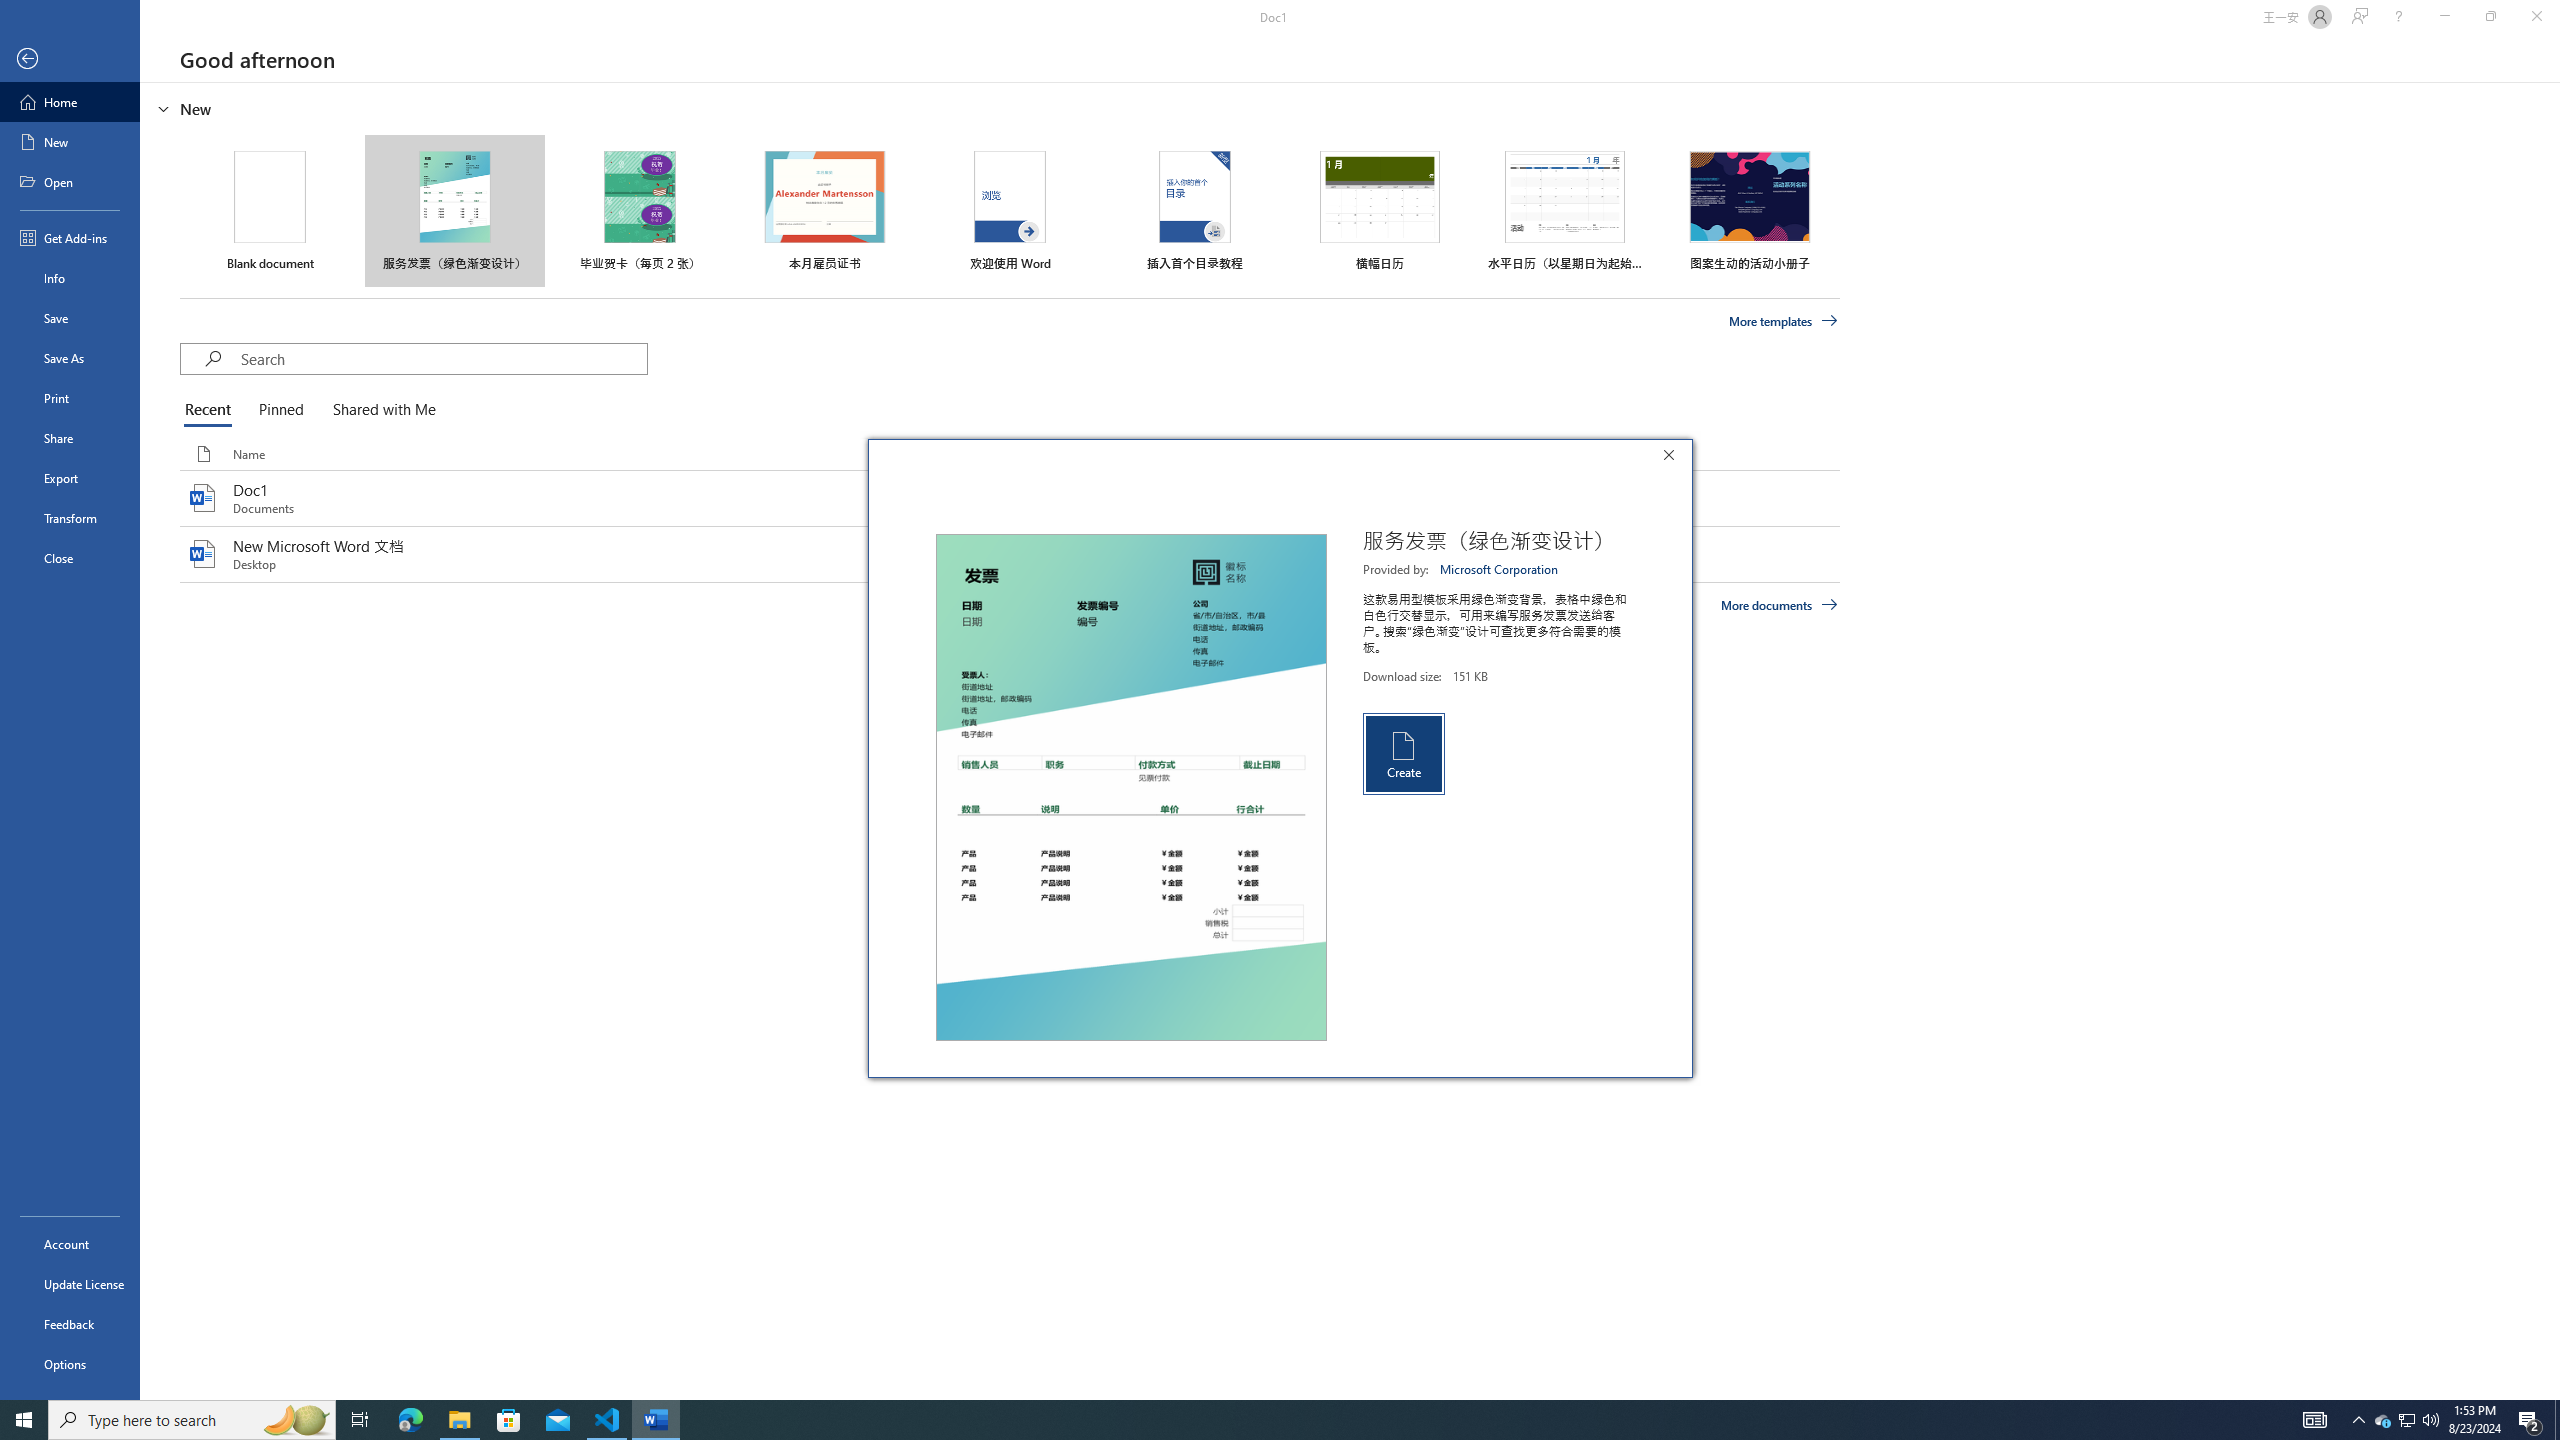 The image size is (2560, 1440). Describe the element at coordinates (191, 1418) in the screenshot. I see `'Type here to search'` at that location.